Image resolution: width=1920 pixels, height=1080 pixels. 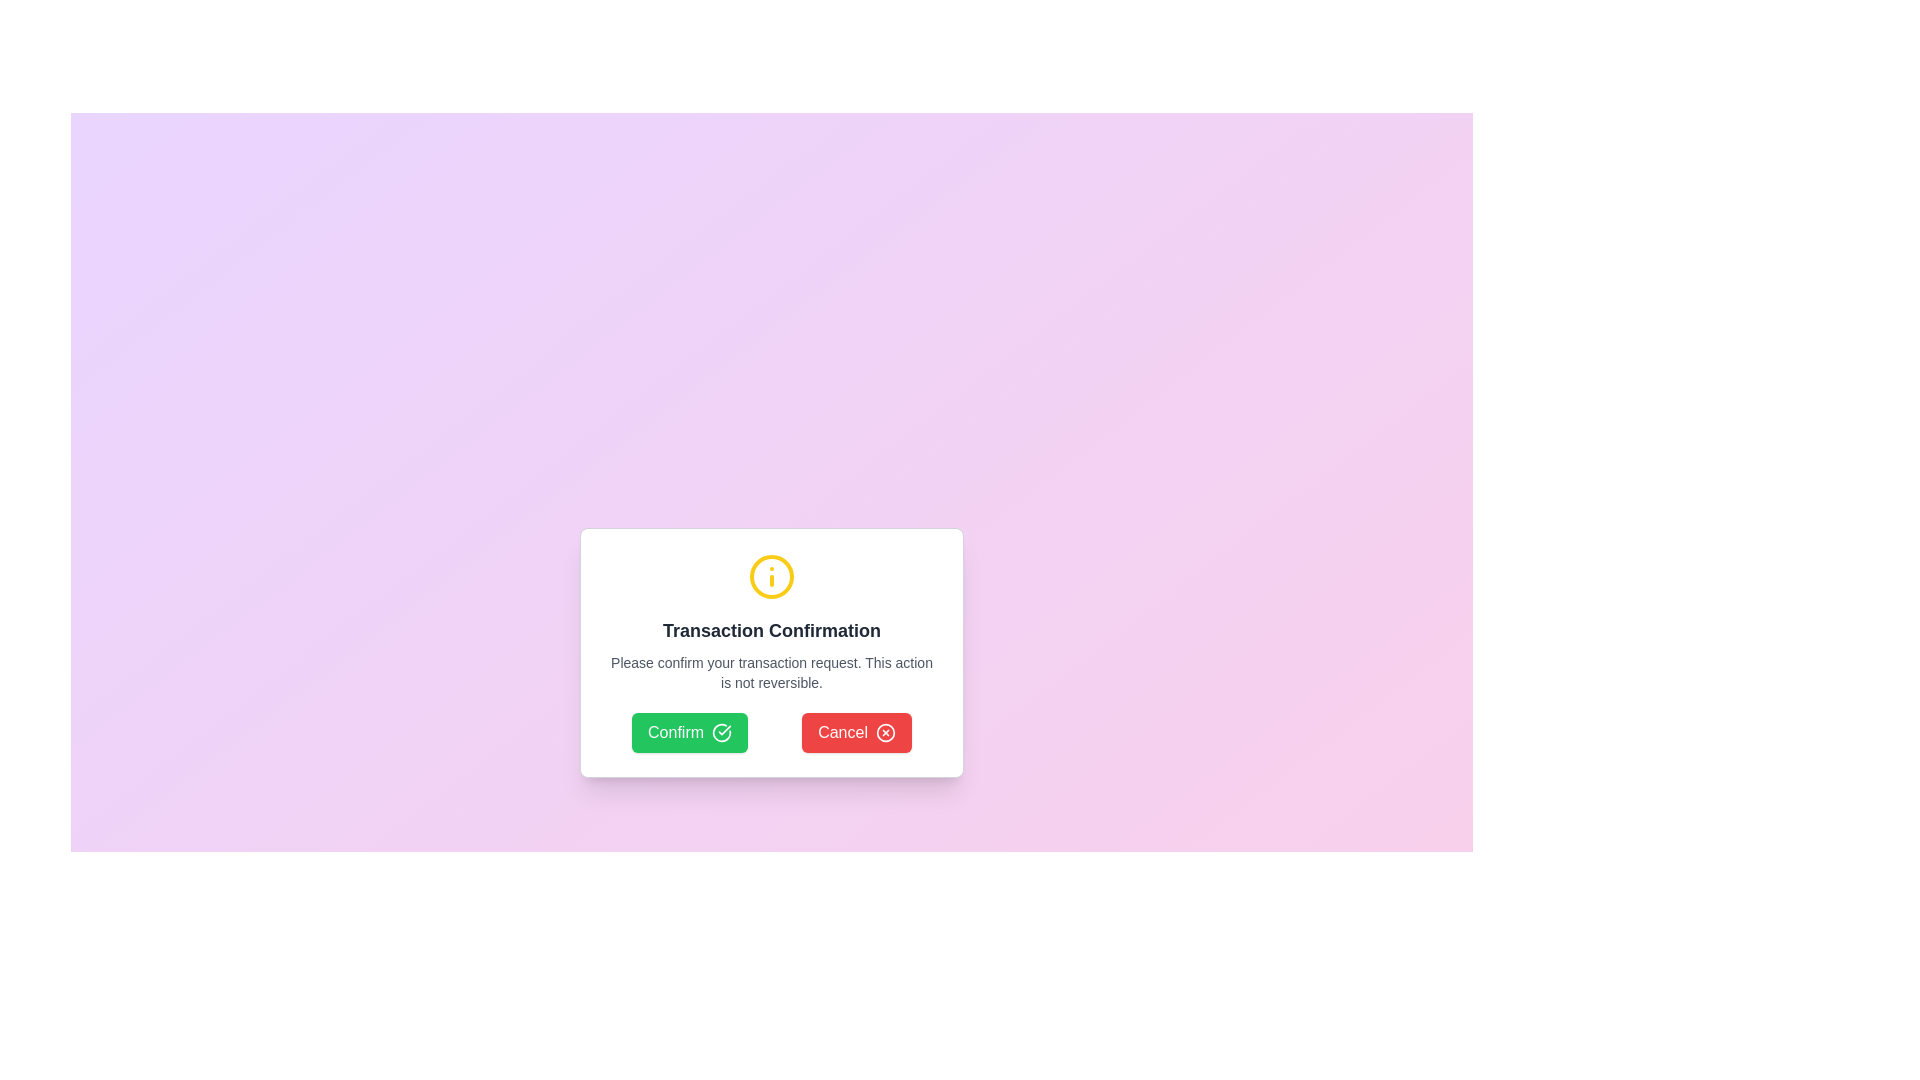 I want to click on the bold red 'Cancel' button text label at the bottom-right corner of the confirmation modal, so click(x=843, y=732).